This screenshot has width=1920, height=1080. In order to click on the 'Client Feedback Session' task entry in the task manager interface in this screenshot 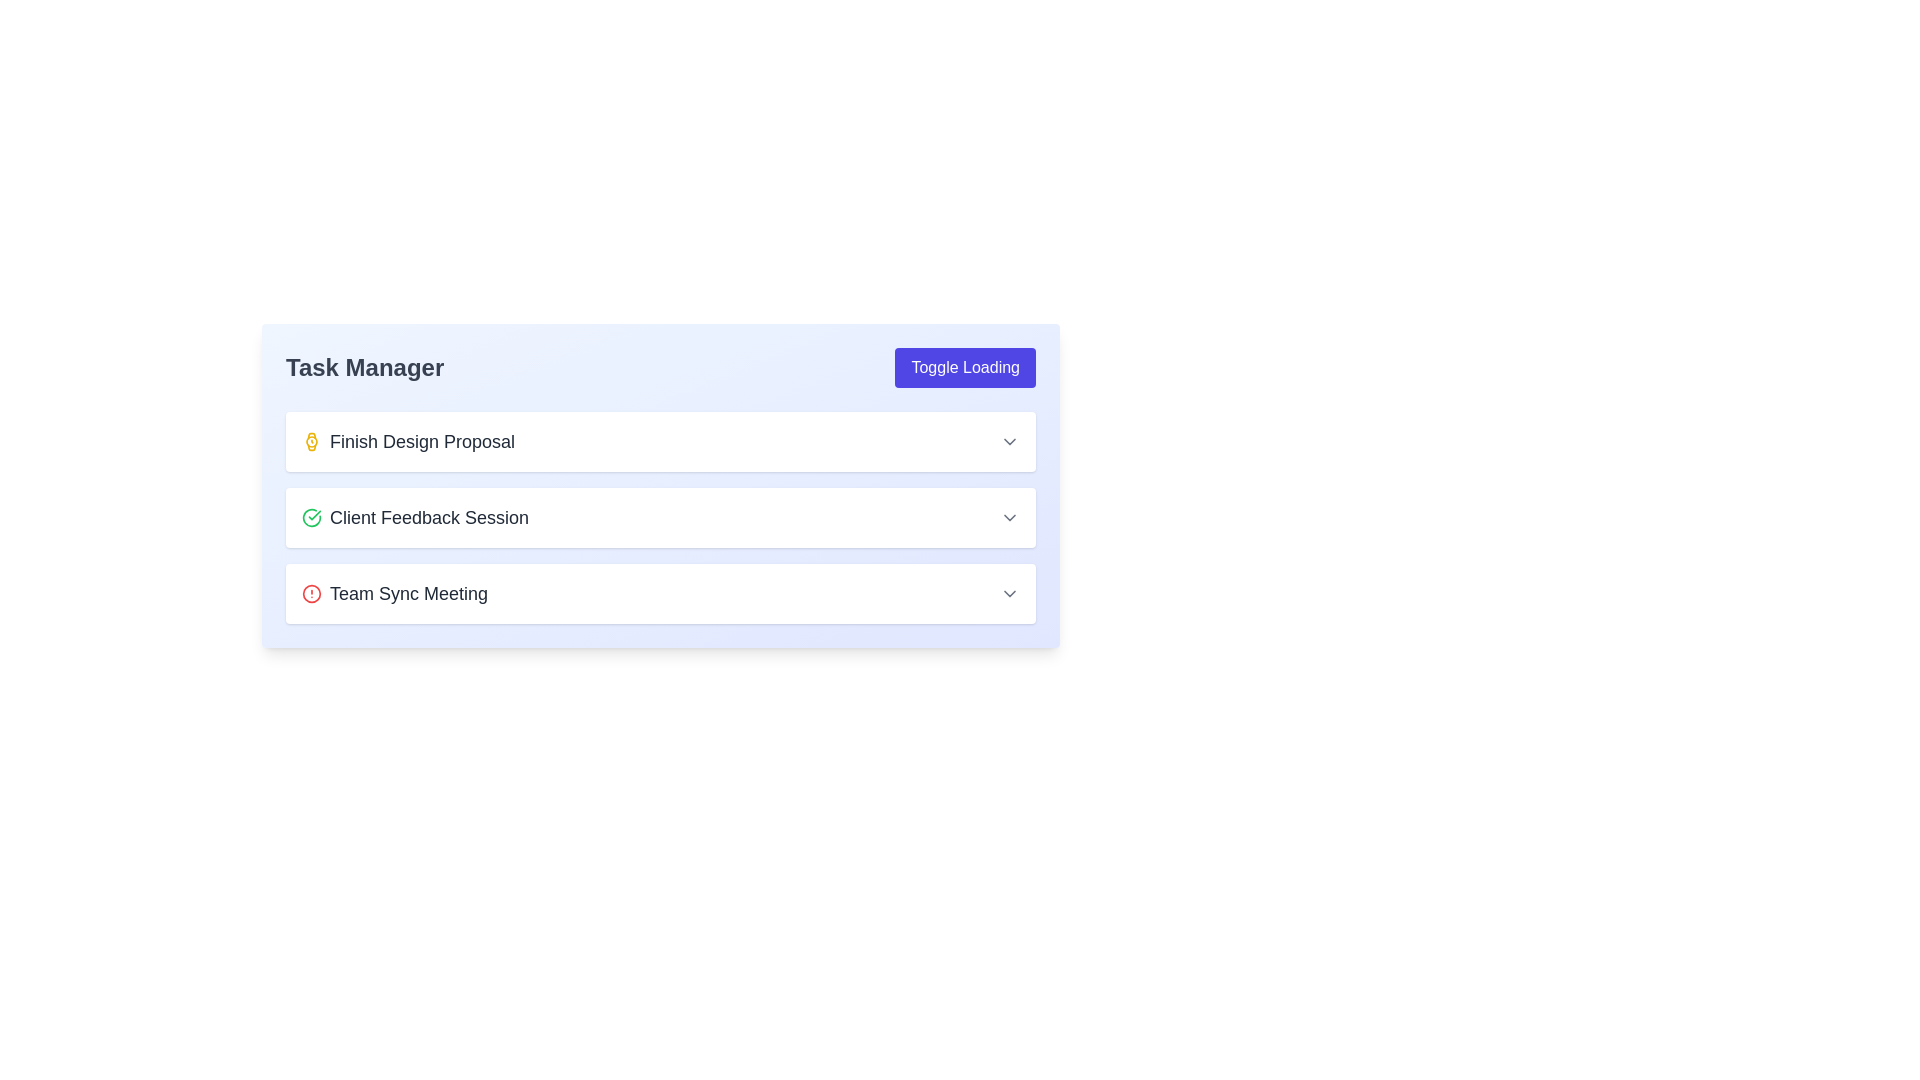, I will do `click(661, 516)`.